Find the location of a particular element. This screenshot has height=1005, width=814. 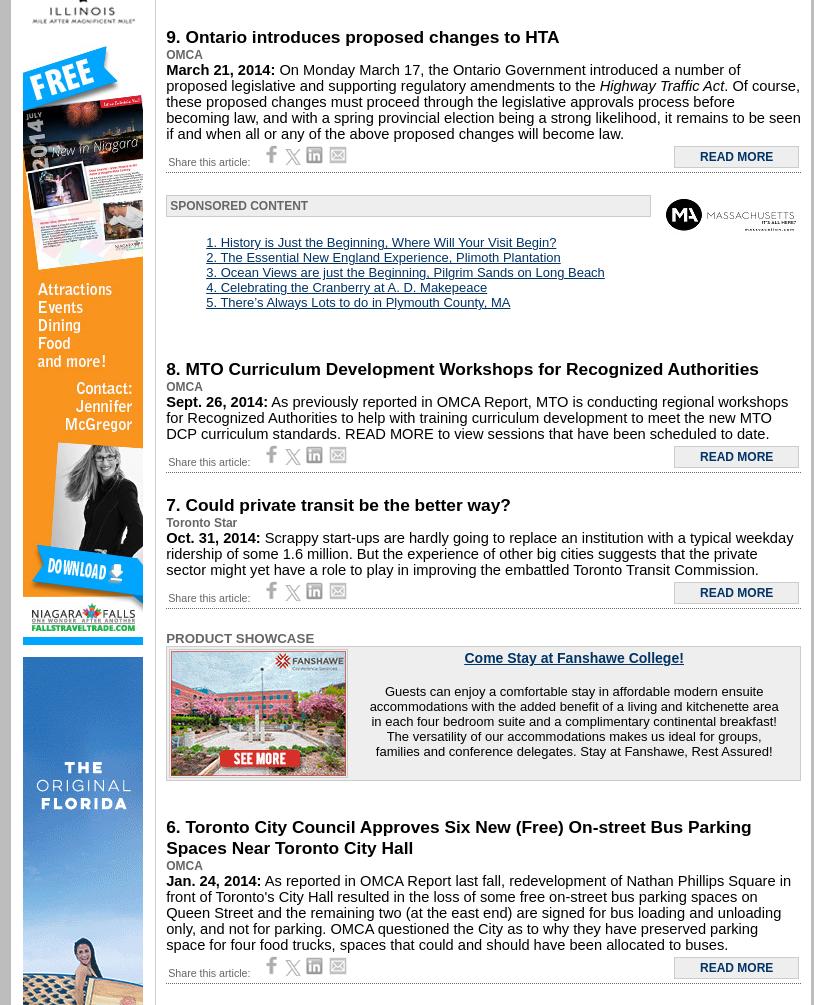

'On Monday March 17, the Ontario Government introduced a number of proposed legislative and supporting regulatory amendments to the' is located at coordinates (451, 77).